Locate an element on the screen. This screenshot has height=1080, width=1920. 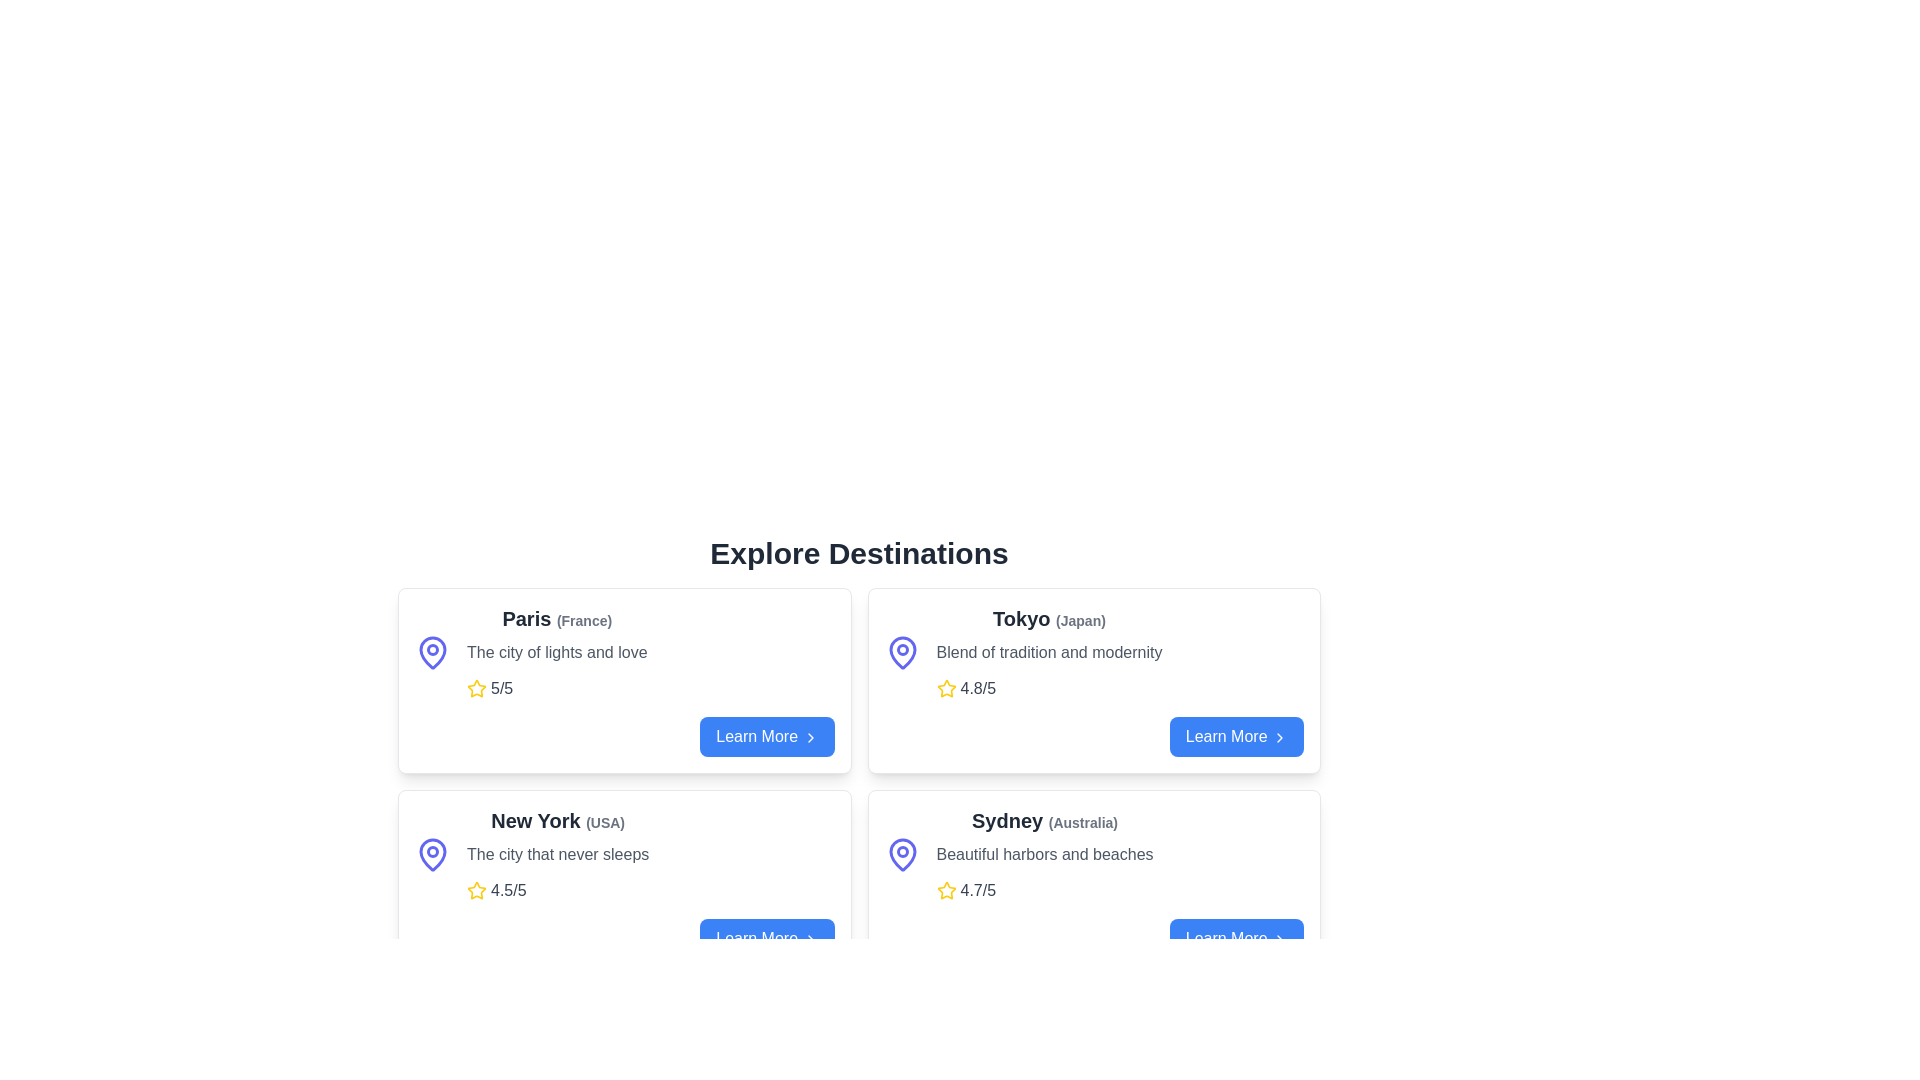
the text label displaying '4.7/5' which is part of the rating system for the travel destination 'Sydney (Australia)', located next to a yellow star icon in the bottom-right card of the grid layout is located at coordinates (978, 890).